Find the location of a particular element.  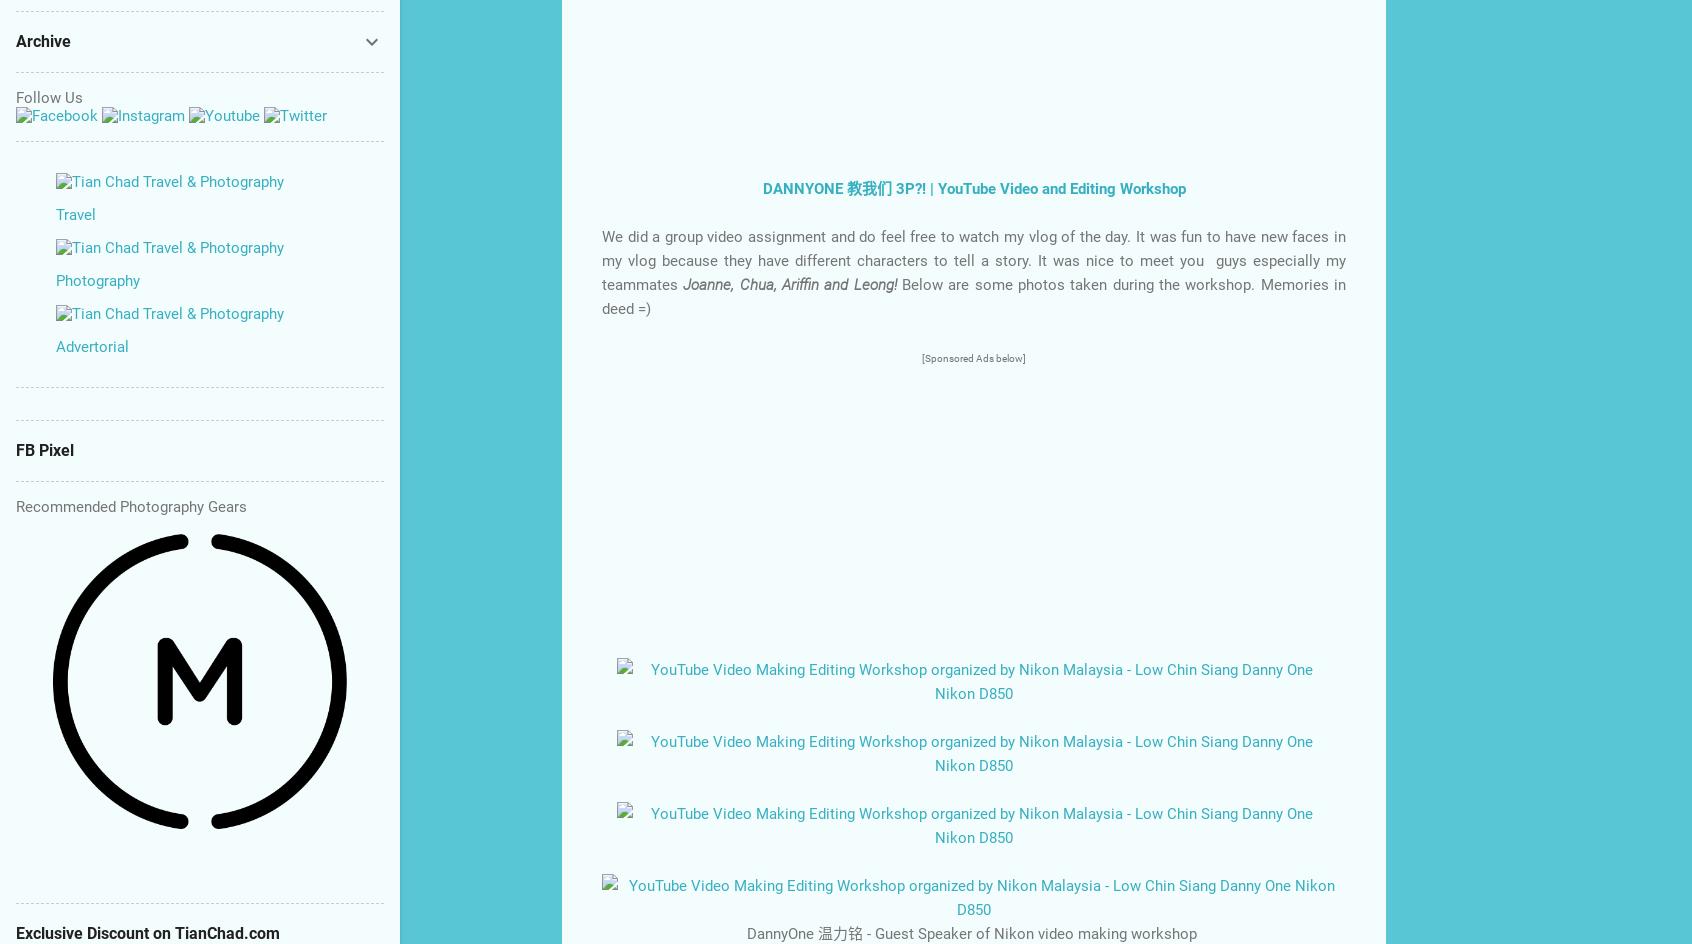

'Archive' is located at coordinates (42, 41).